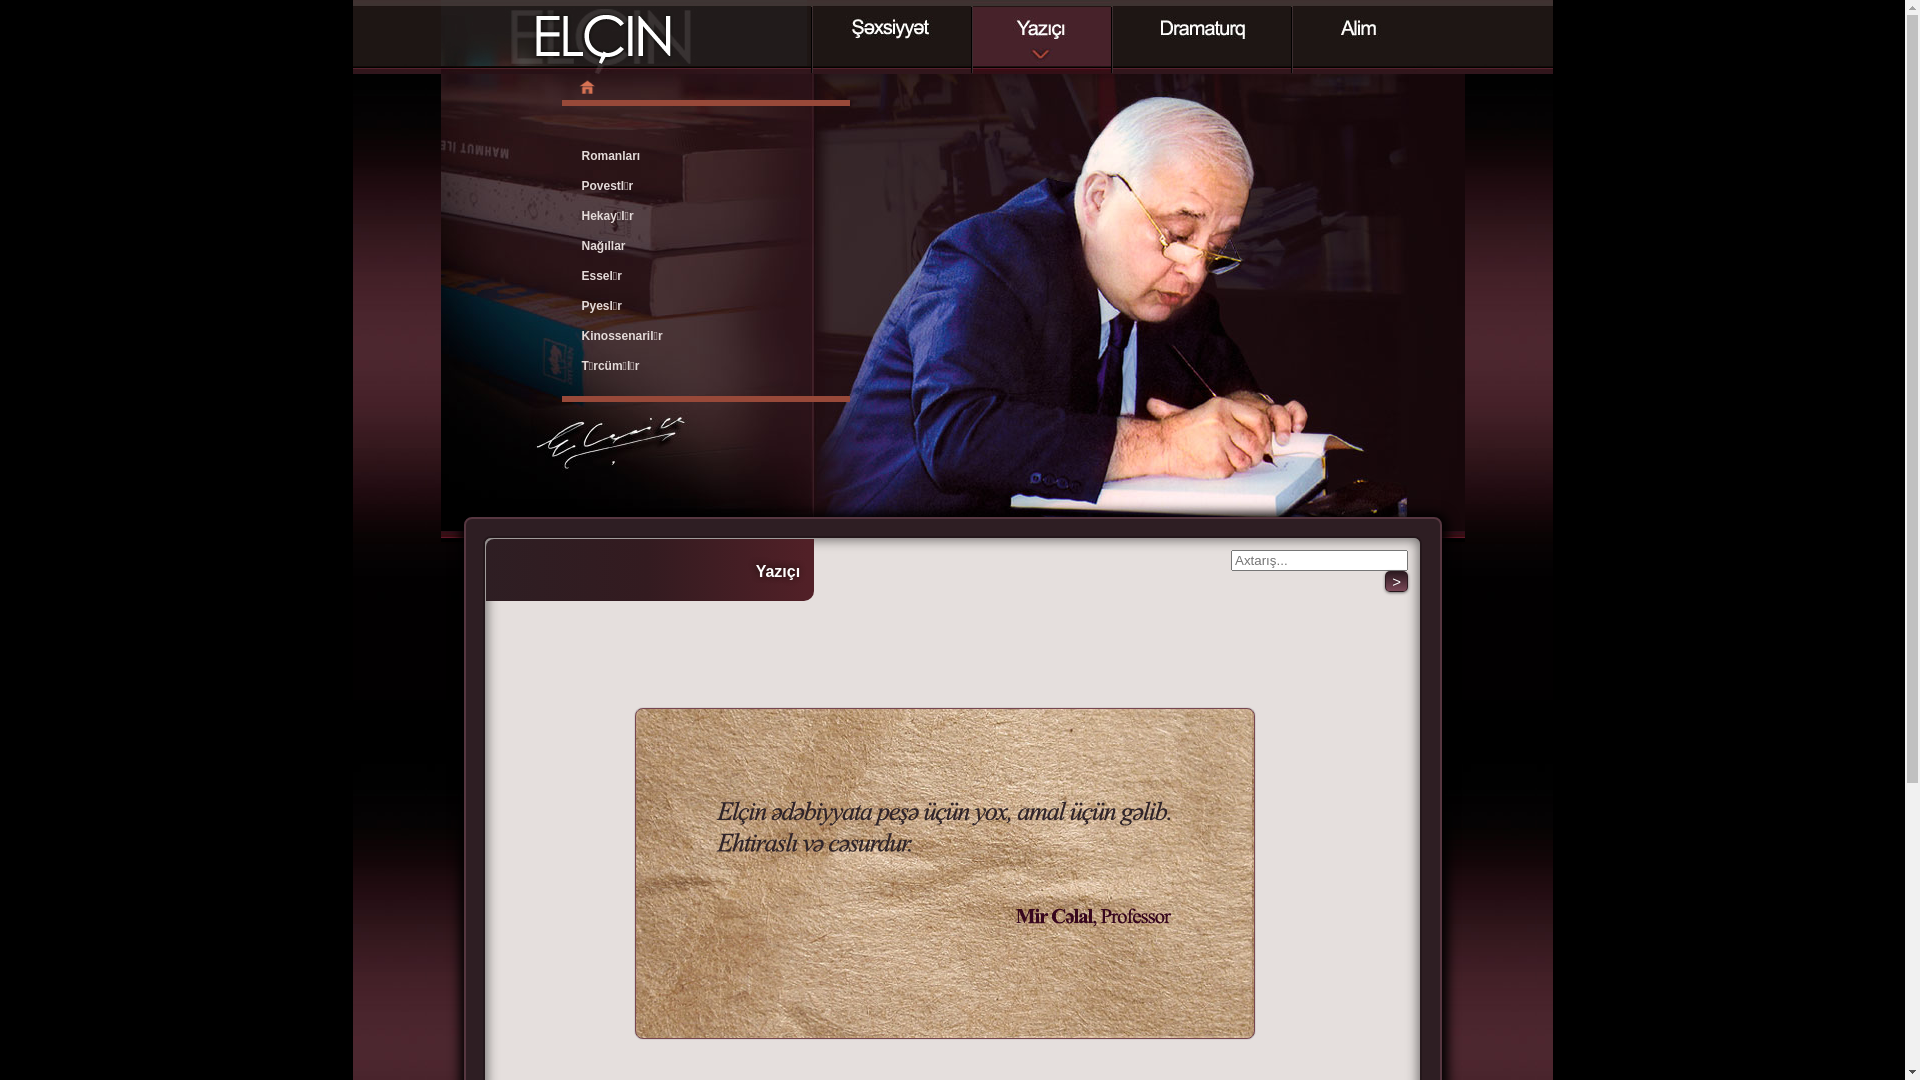  What do you see at coordinates (1395, 581) in the screenshot?
I see `'>'` at bounding box center [1395, 581].